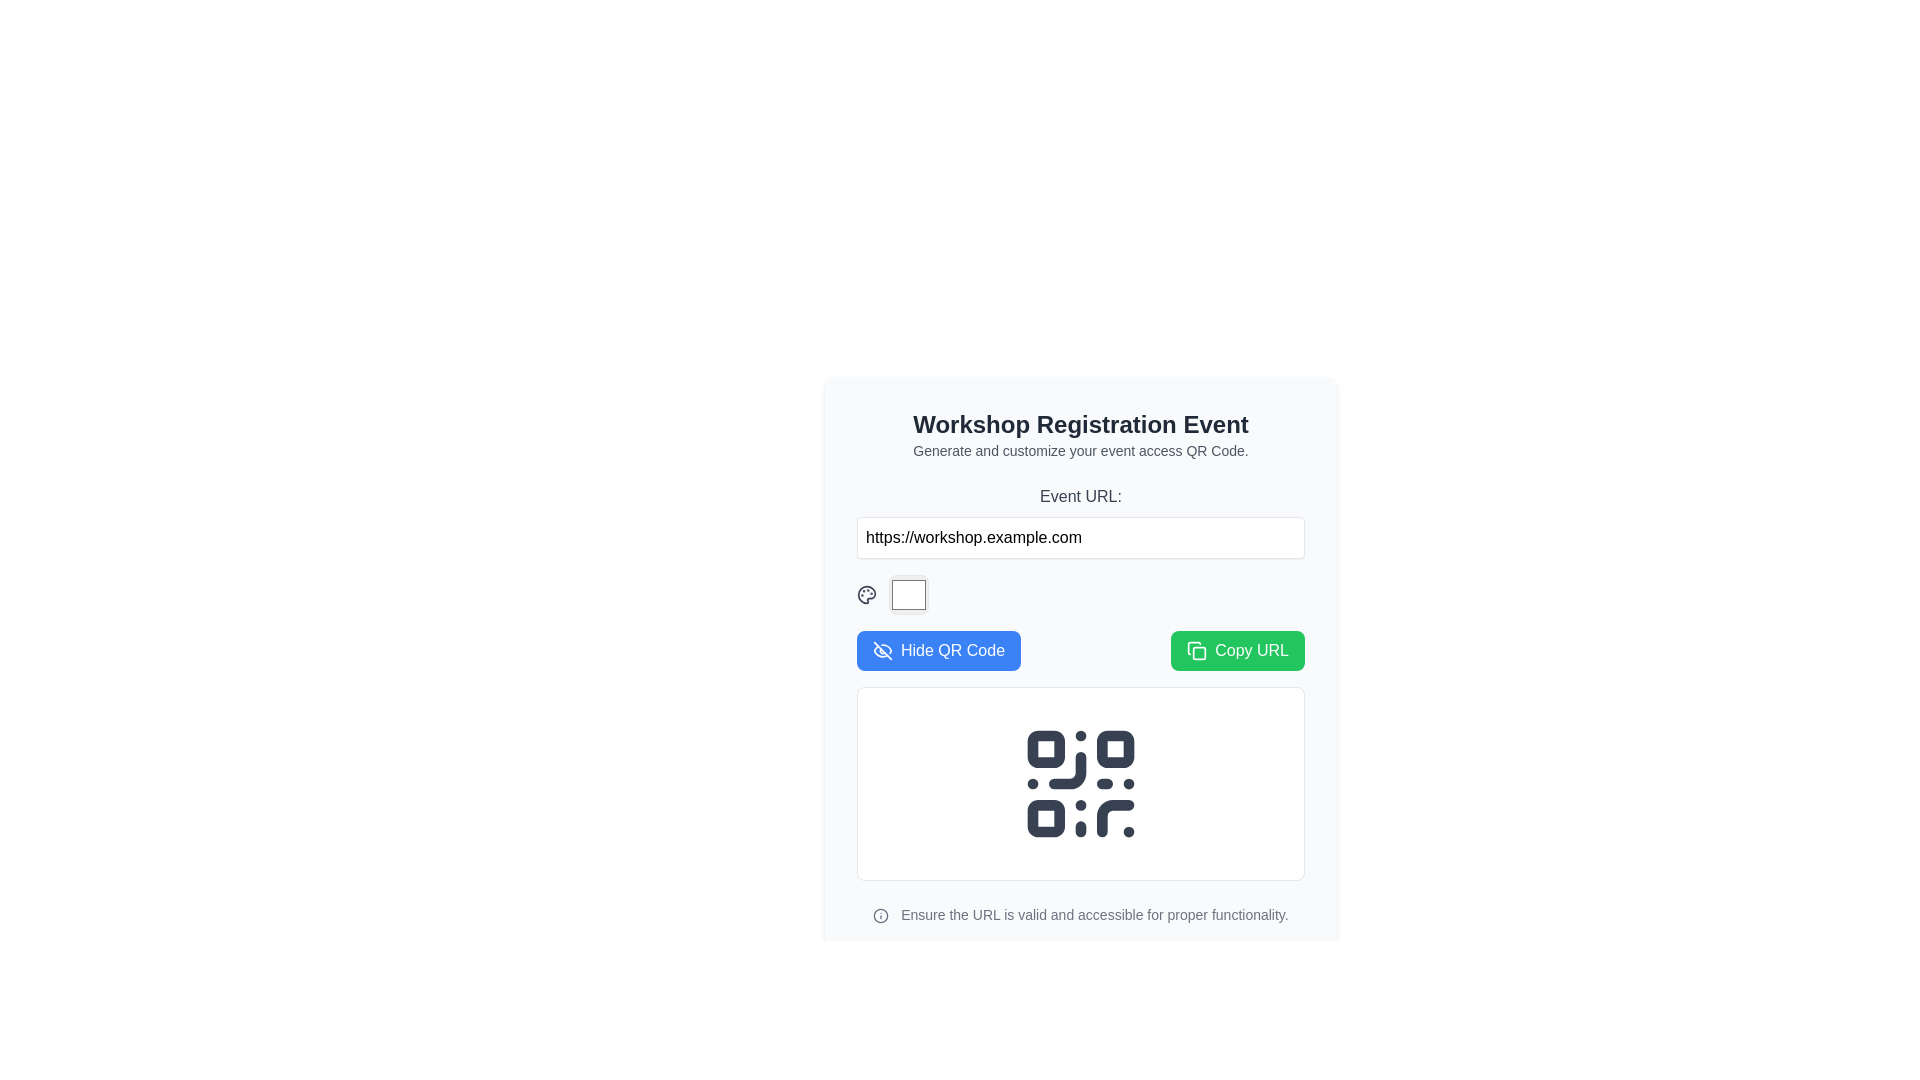 The image size is (1920, 1080). I want to click on the top-left rectangle of the QR code graphic, which is located towards the lower section of the interface and is the first of three similar blocks, so click(1045, 749).